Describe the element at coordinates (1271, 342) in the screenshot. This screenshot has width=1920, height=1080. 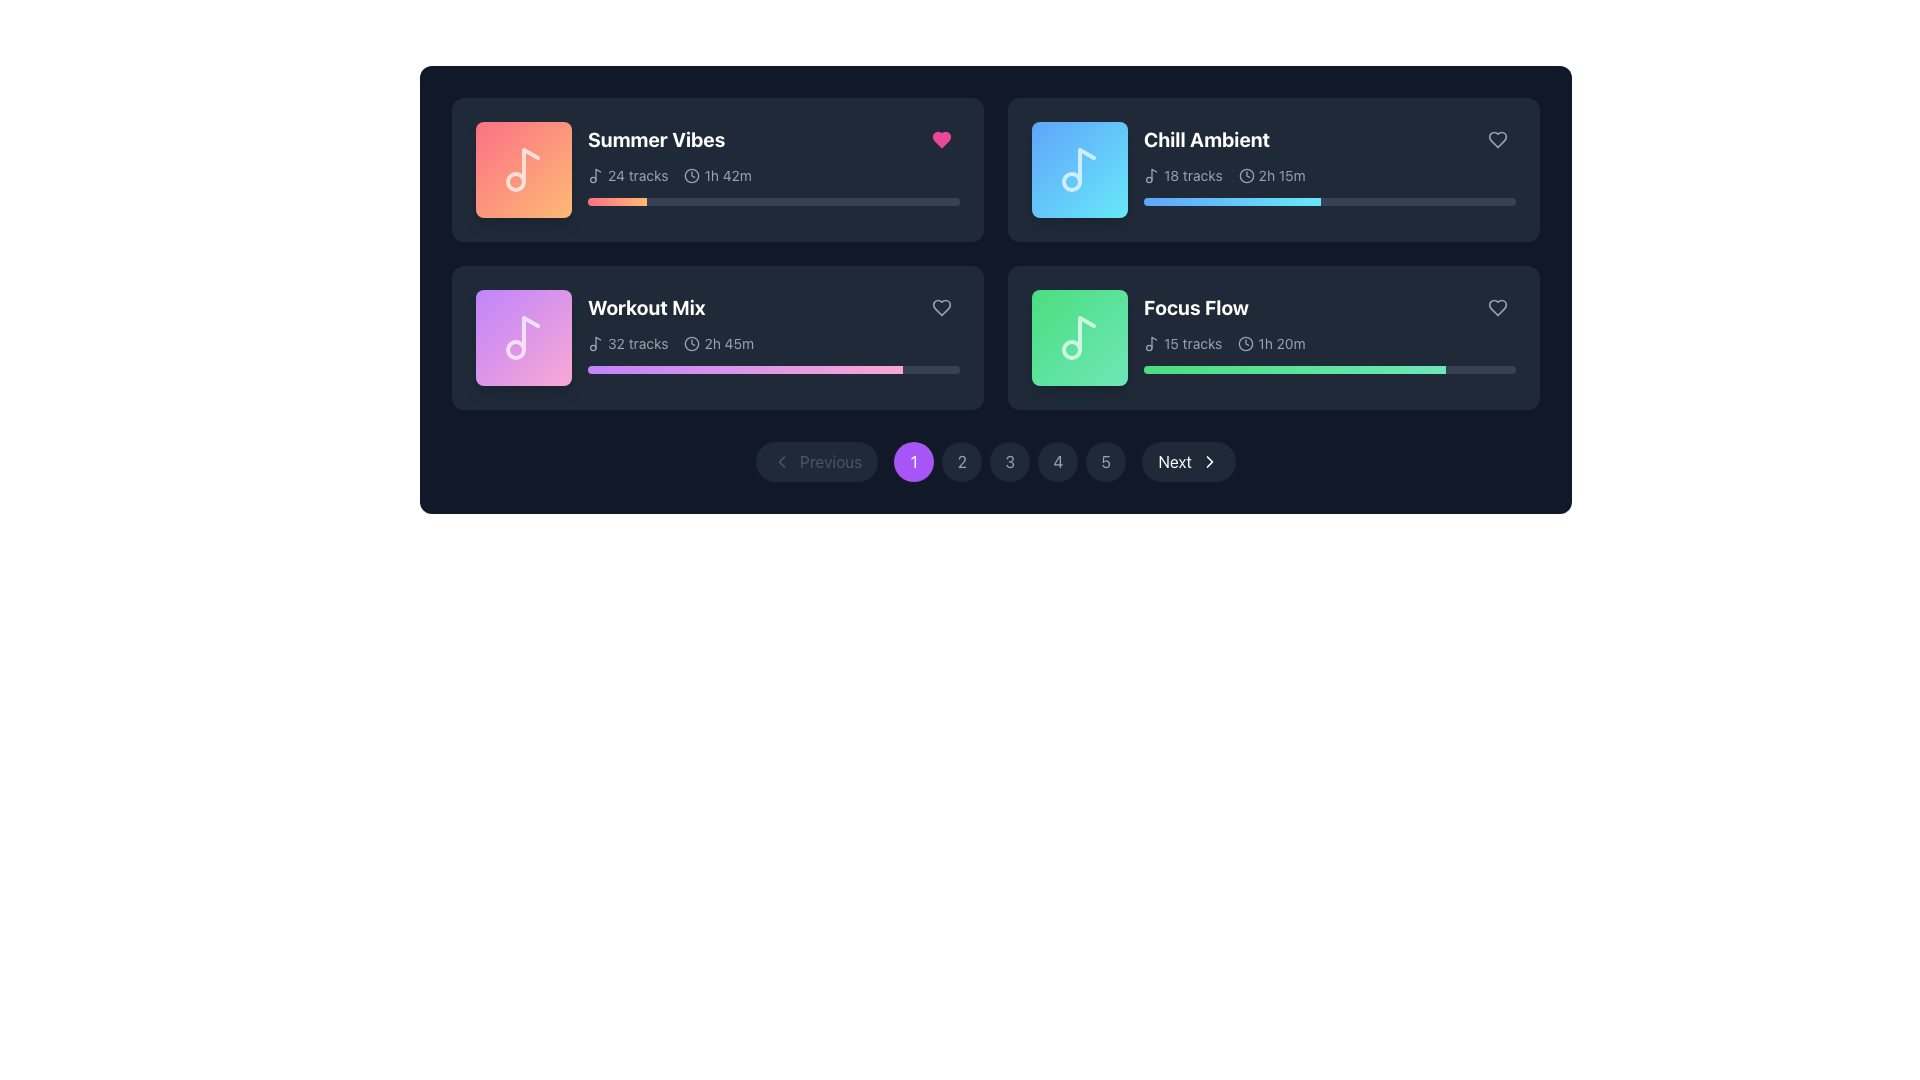
I see `the '1h 20m' text with clock icon located in the 'Focus Flow' section, positioned to the right of '15 tracks' and below the green progress bar` at that location.